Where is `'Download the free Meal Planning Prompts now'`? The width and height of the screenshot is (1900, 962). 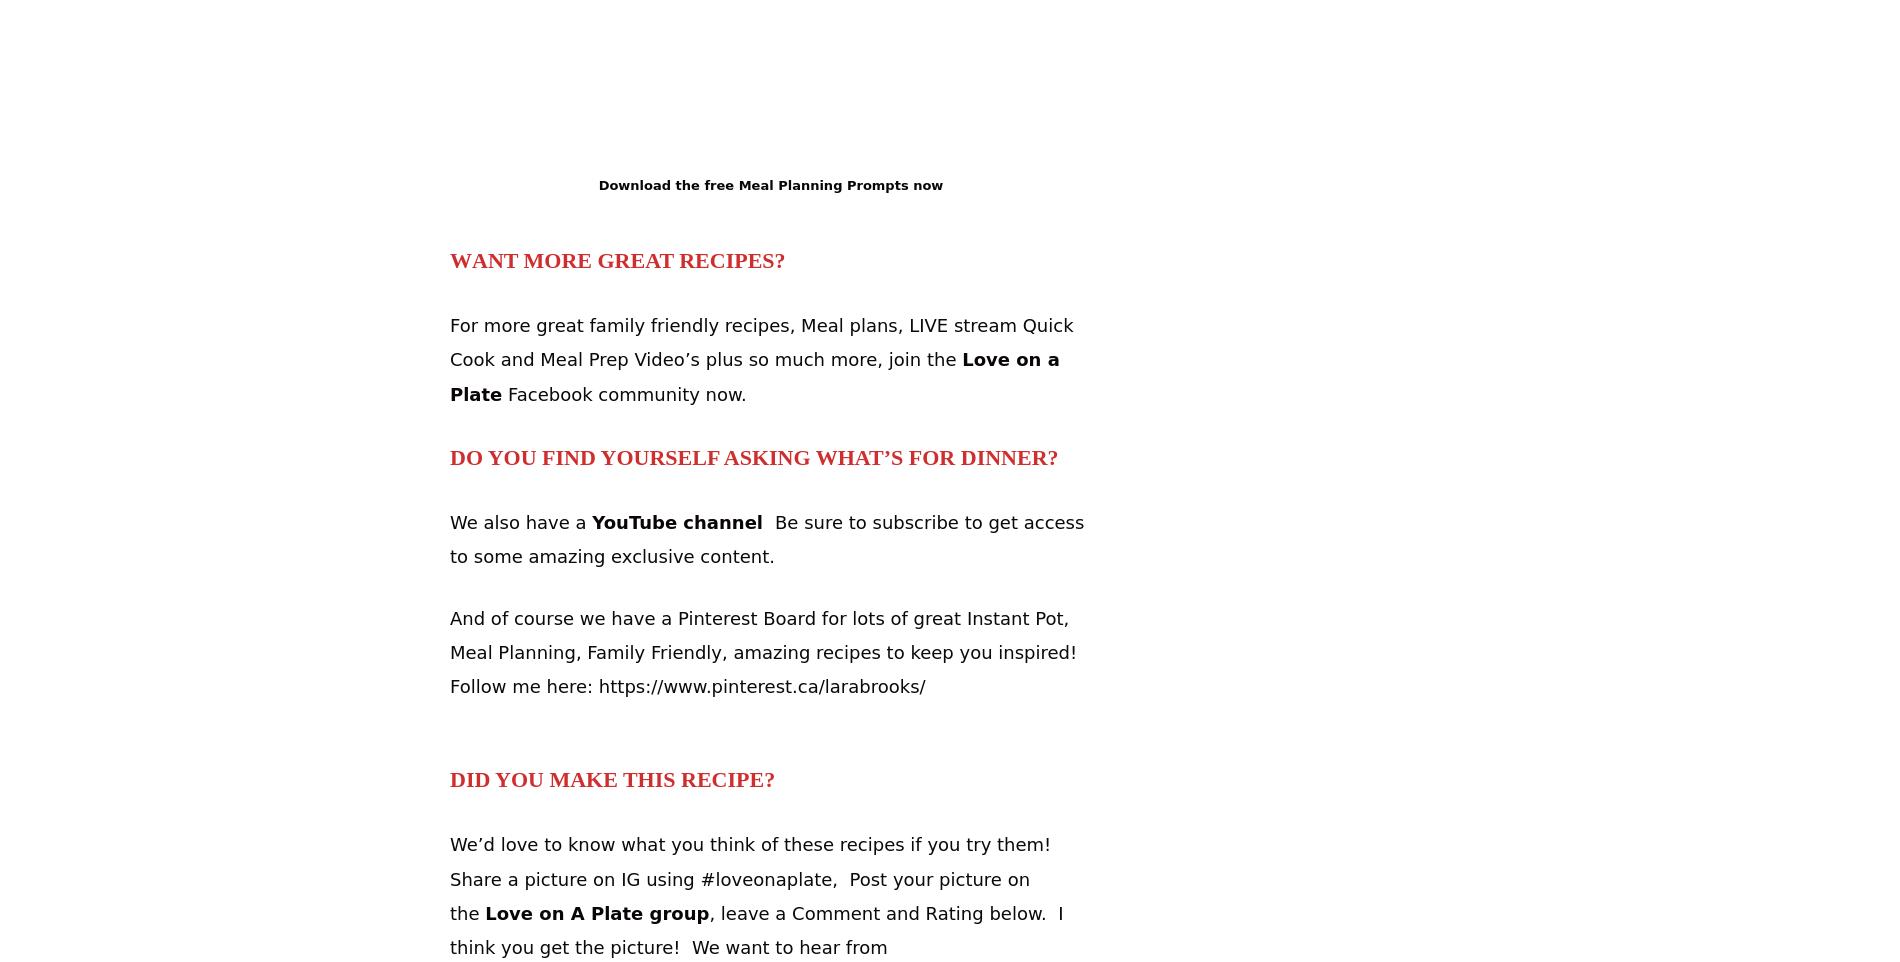
'Download the free Meal Planning Prompts now' is located at coordinates (769, 185).